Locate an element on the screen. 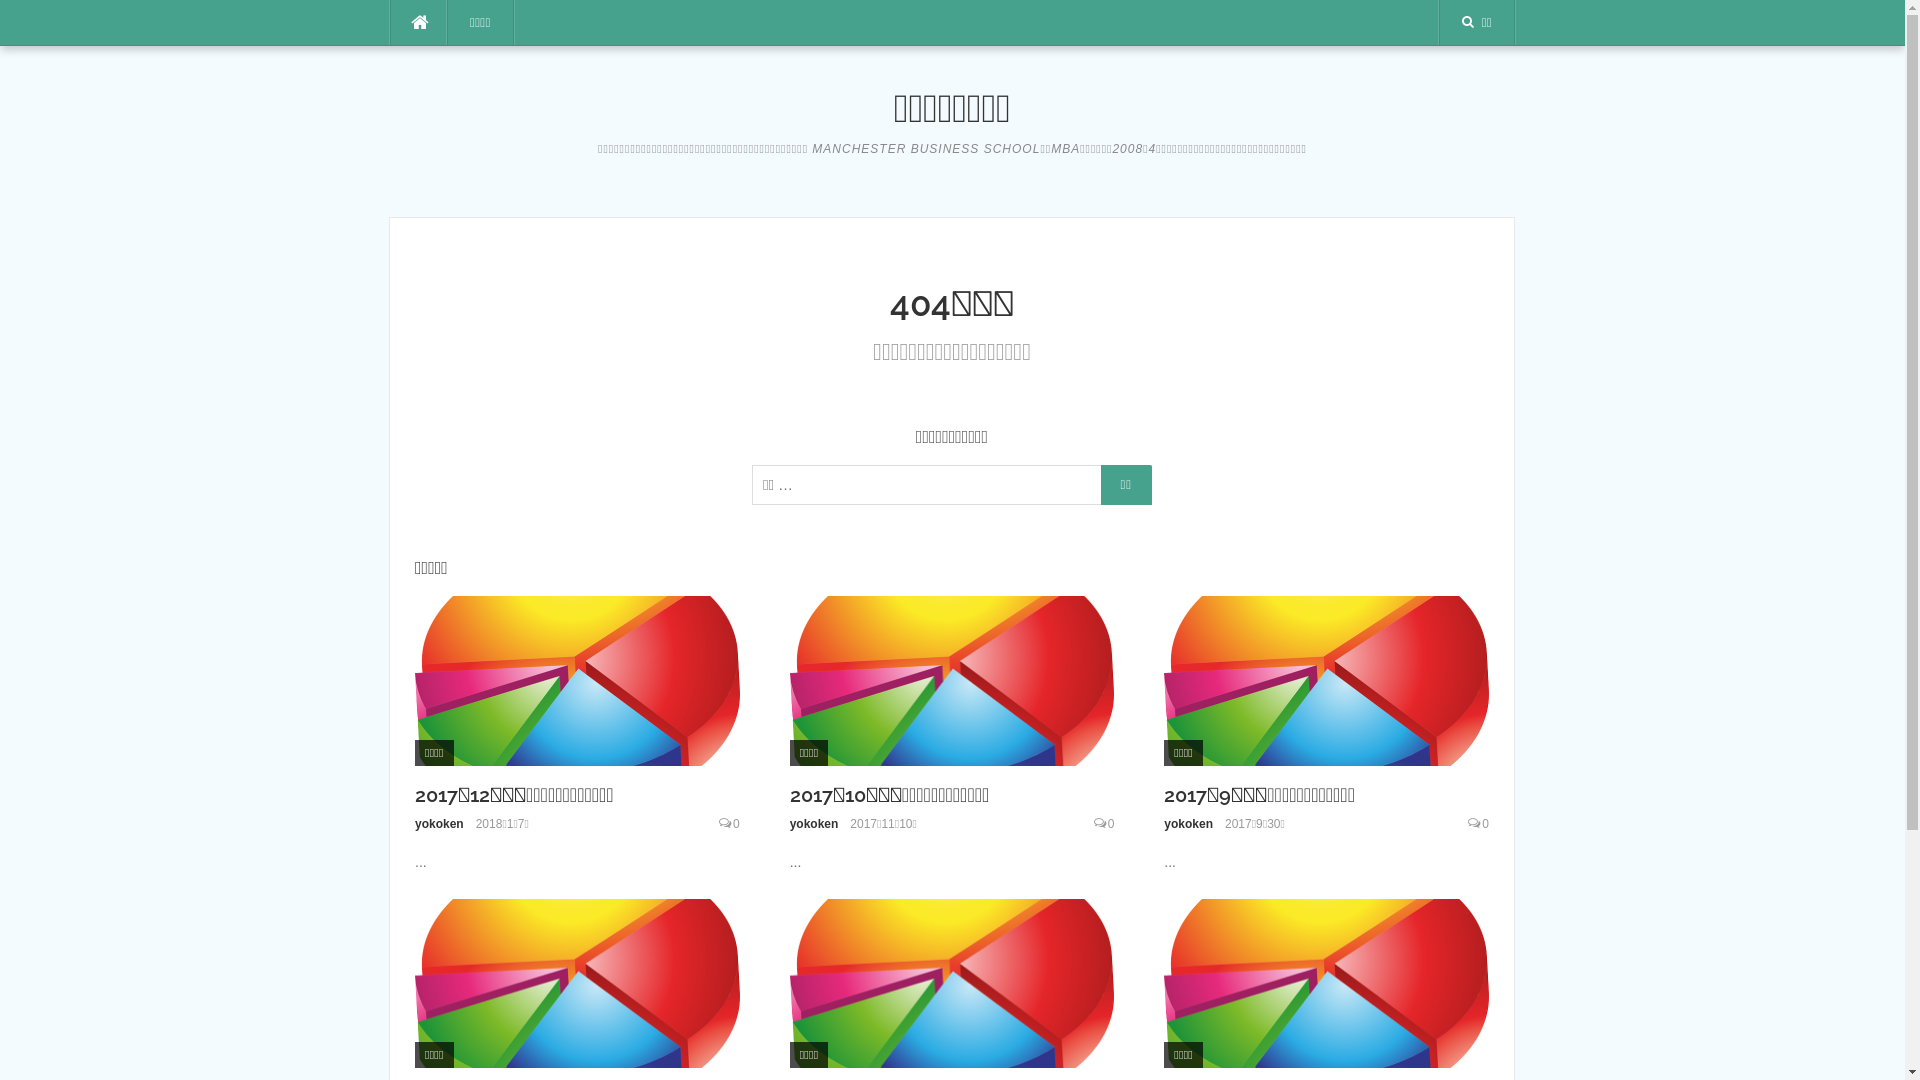  'yokoken' is located at coordinates (438, 824).